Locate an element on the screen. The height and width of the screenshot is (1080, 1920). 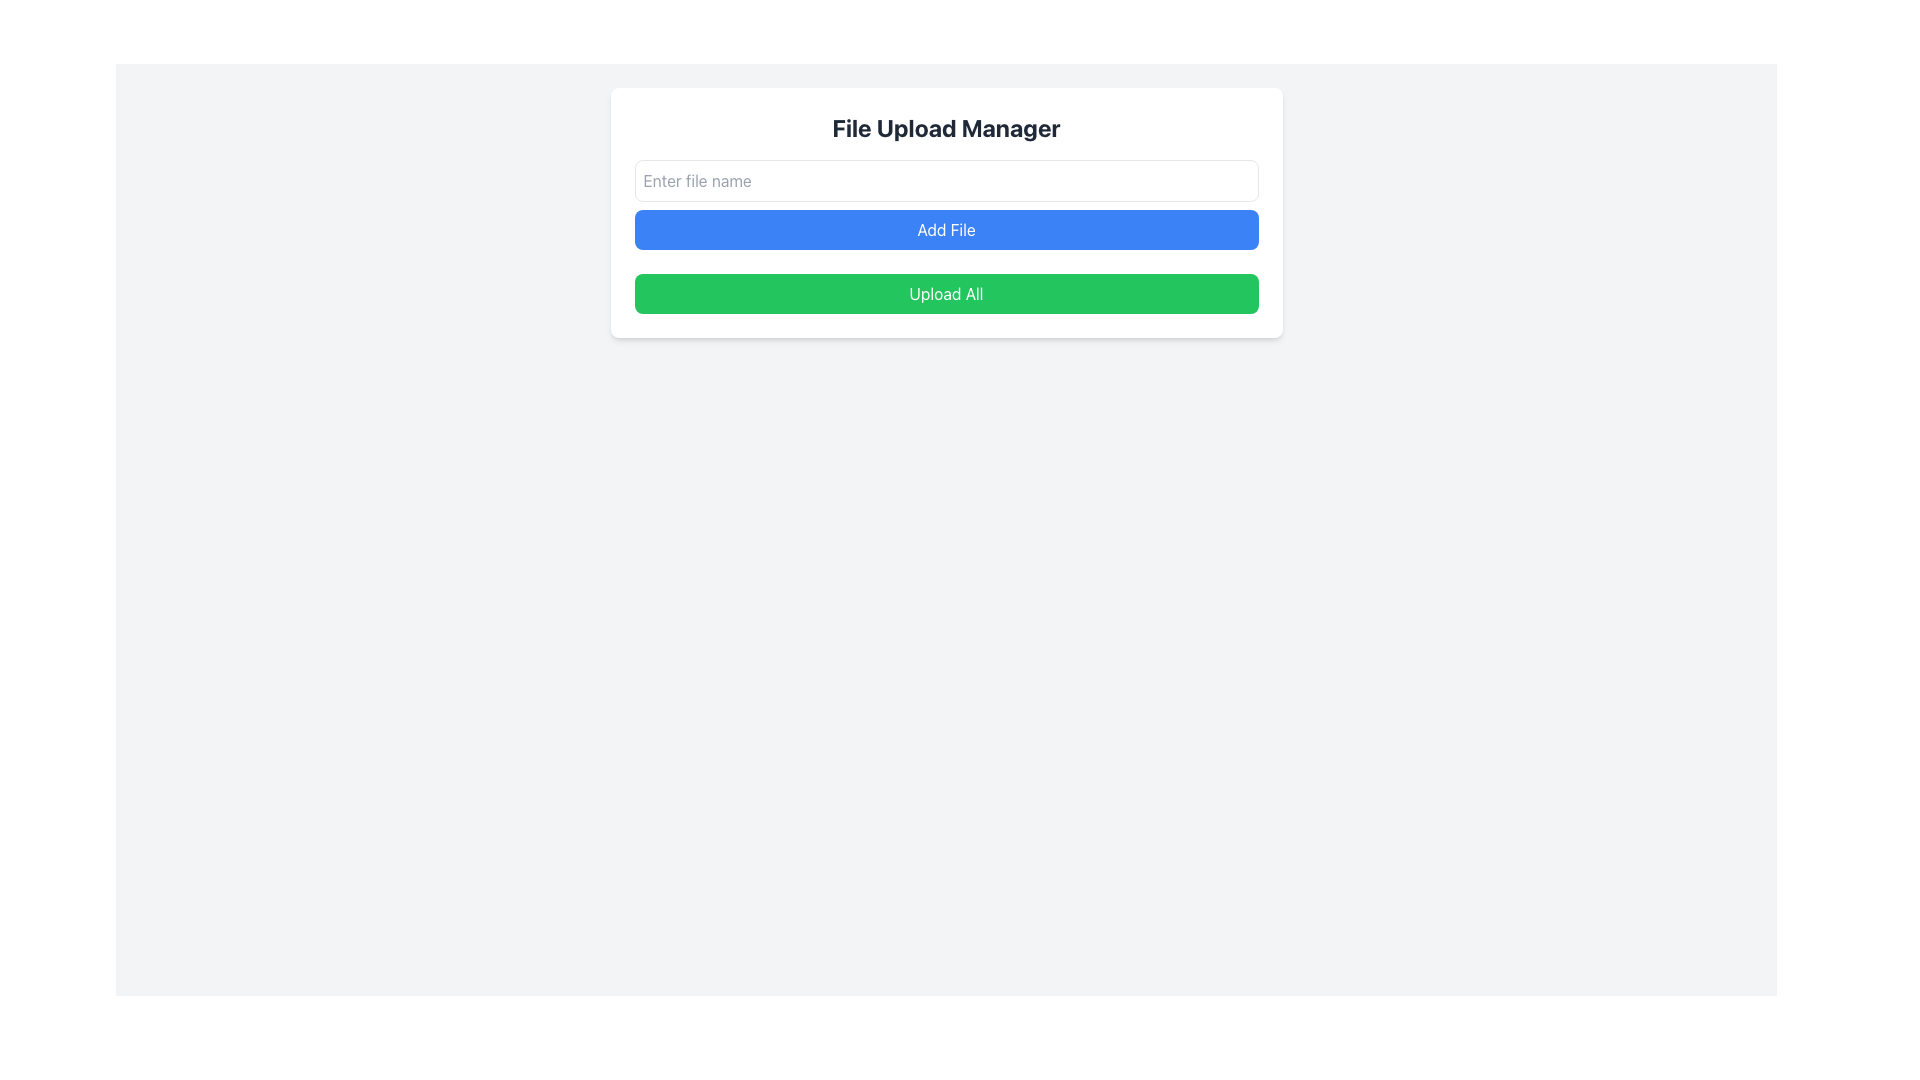
the 'Add File' button, which is a rectangular button with rounded edges and a blue background is located at coordinates (945, 229).